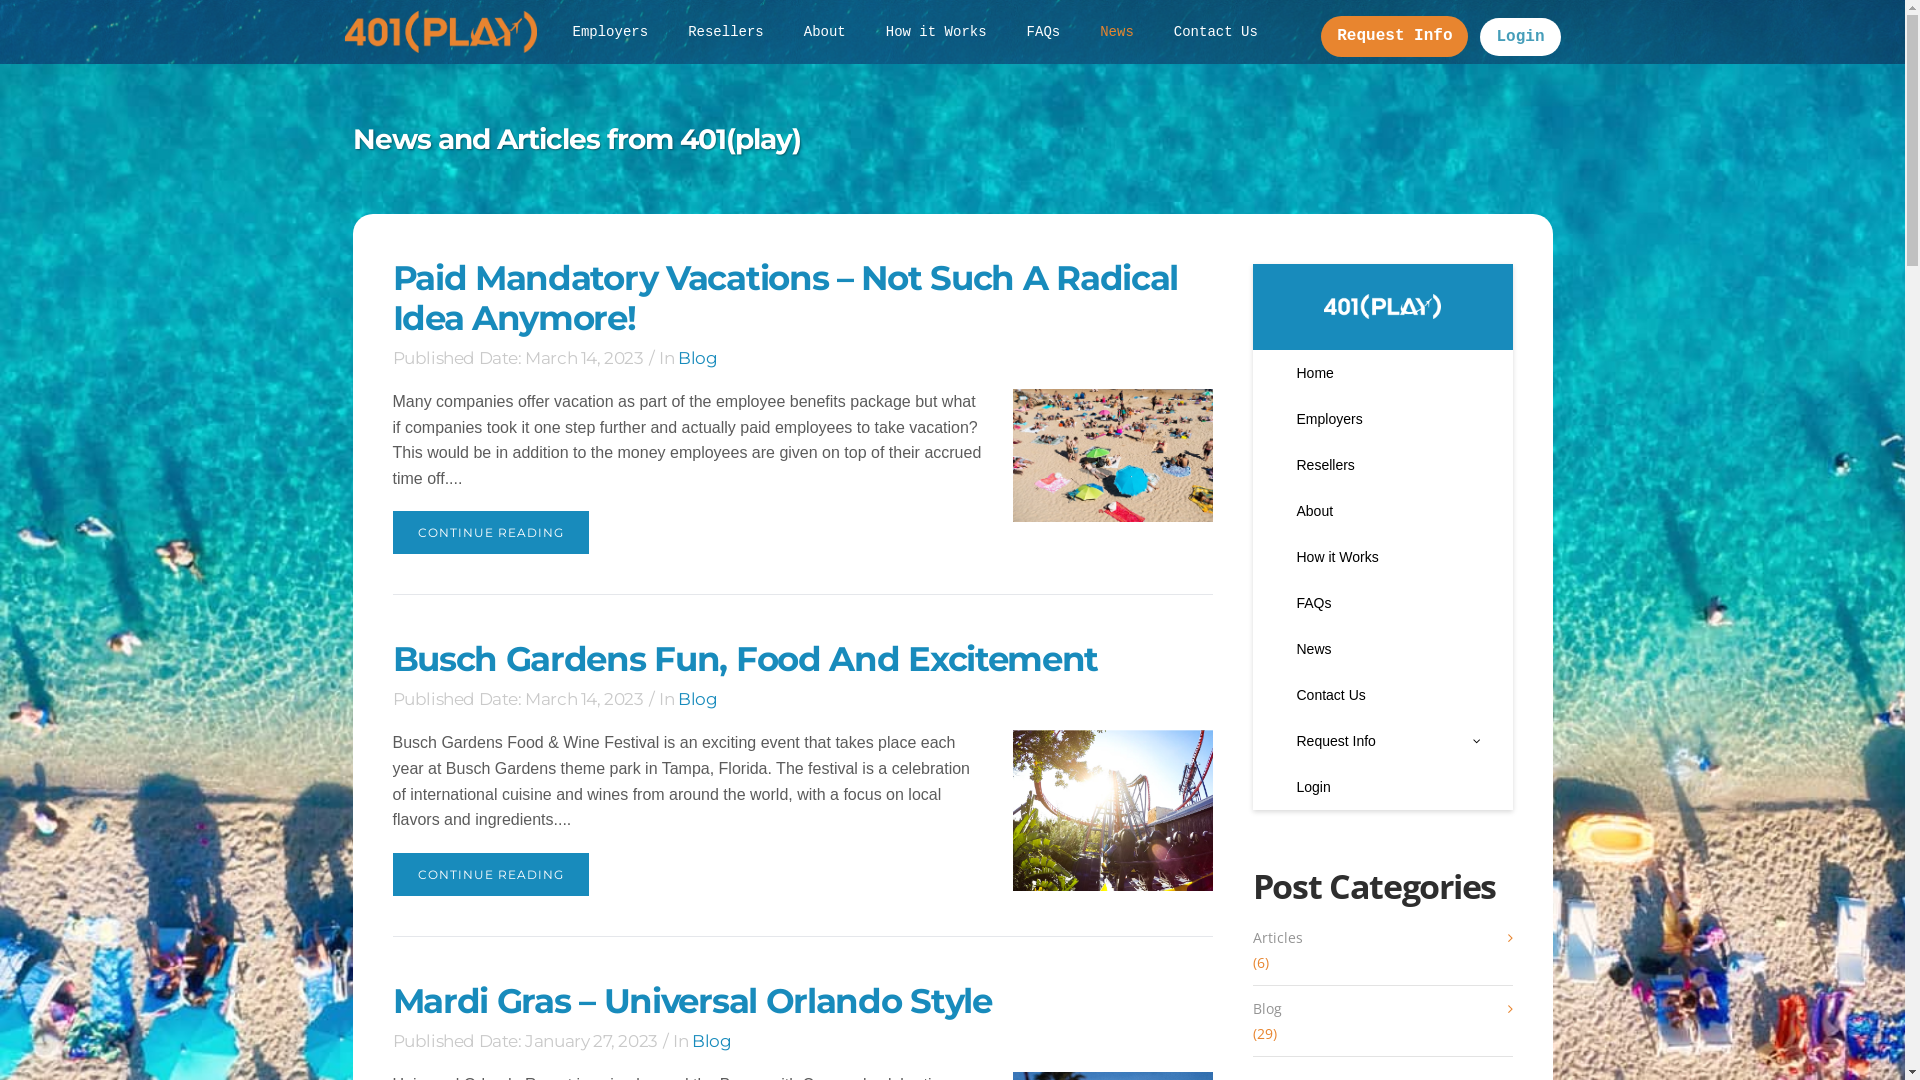 Image resolution: width=1920 pixels, height=1080 pixels. What do you see at coordinates (791, 31) in the screenshot?
I see `'About'` at bounding box center [791, 31].